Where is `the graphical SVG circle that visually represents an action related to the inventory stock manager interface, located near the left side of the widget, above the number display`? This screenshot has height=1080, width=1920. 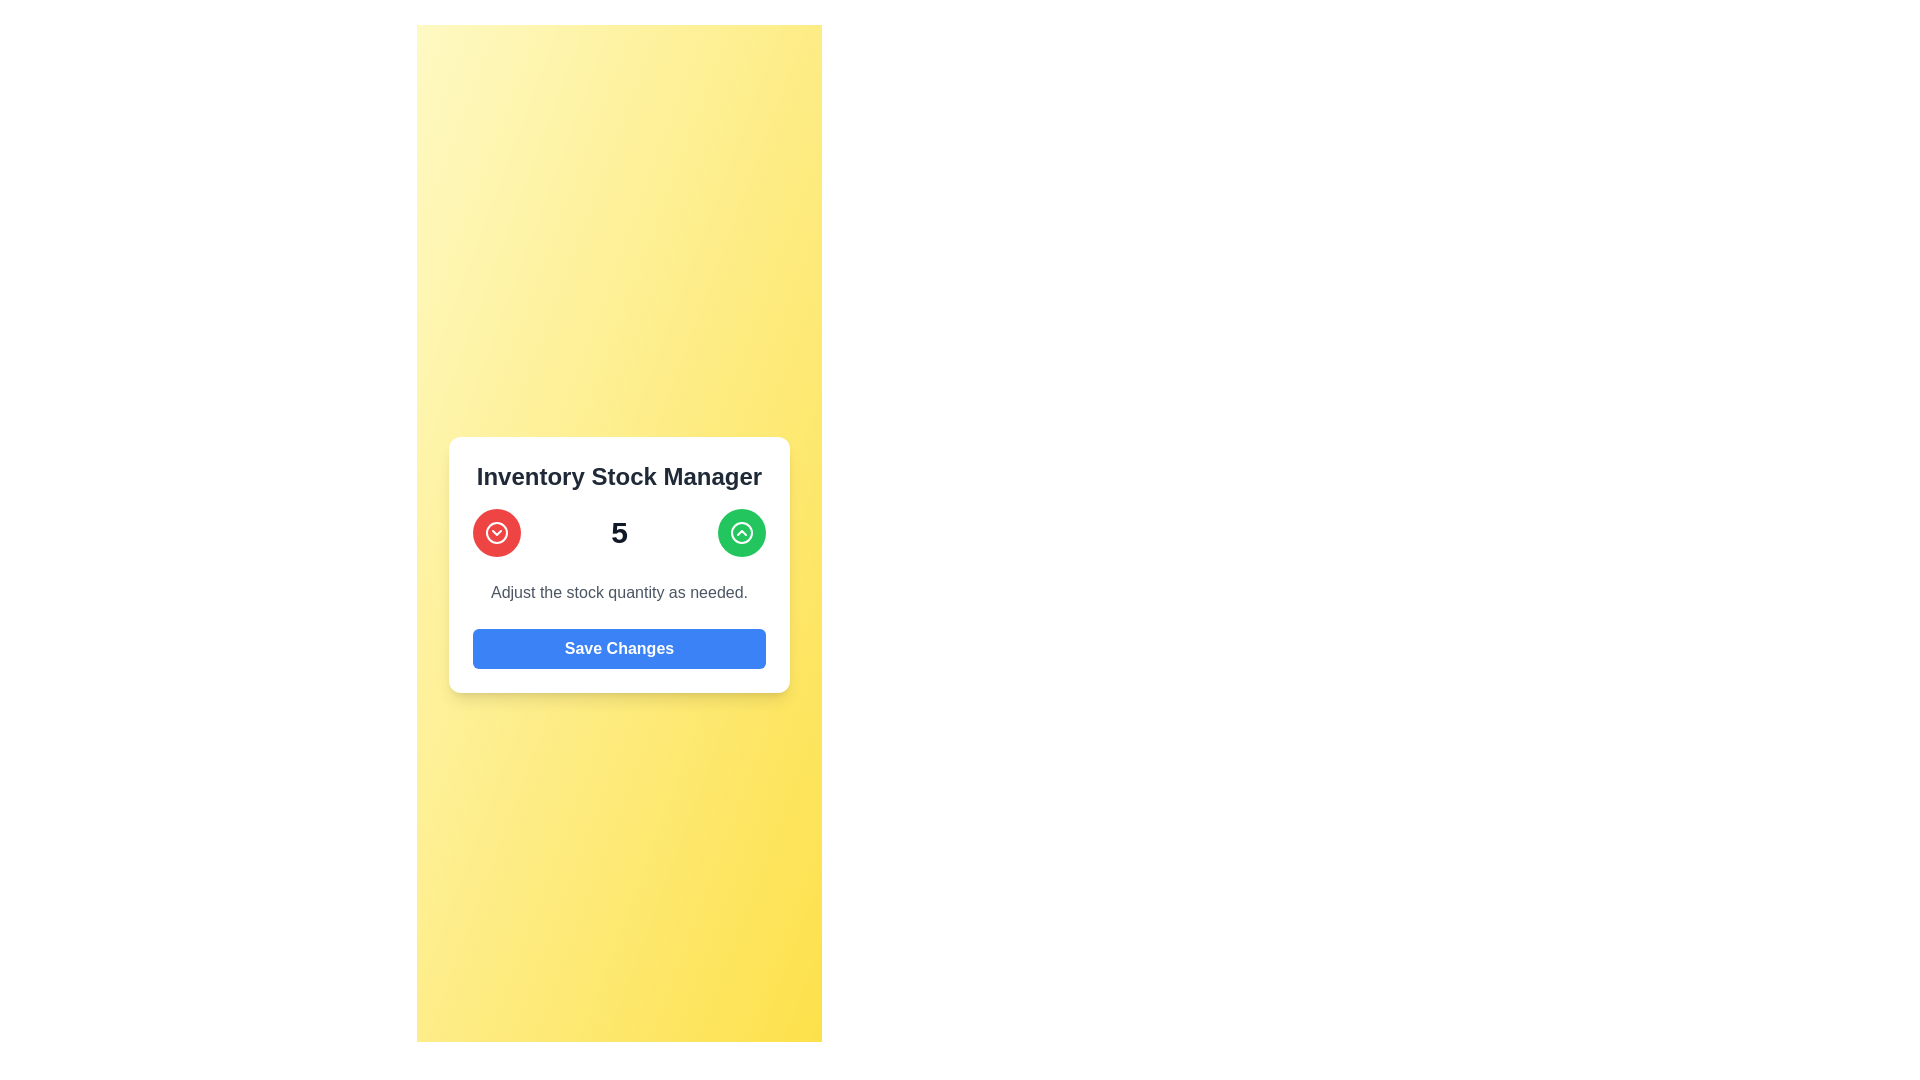
the graphical SVG circle that visually represents an action related to the inventory stock manager interface, located near the left side of the widget, above the number display is located at coordinates (497, 531).